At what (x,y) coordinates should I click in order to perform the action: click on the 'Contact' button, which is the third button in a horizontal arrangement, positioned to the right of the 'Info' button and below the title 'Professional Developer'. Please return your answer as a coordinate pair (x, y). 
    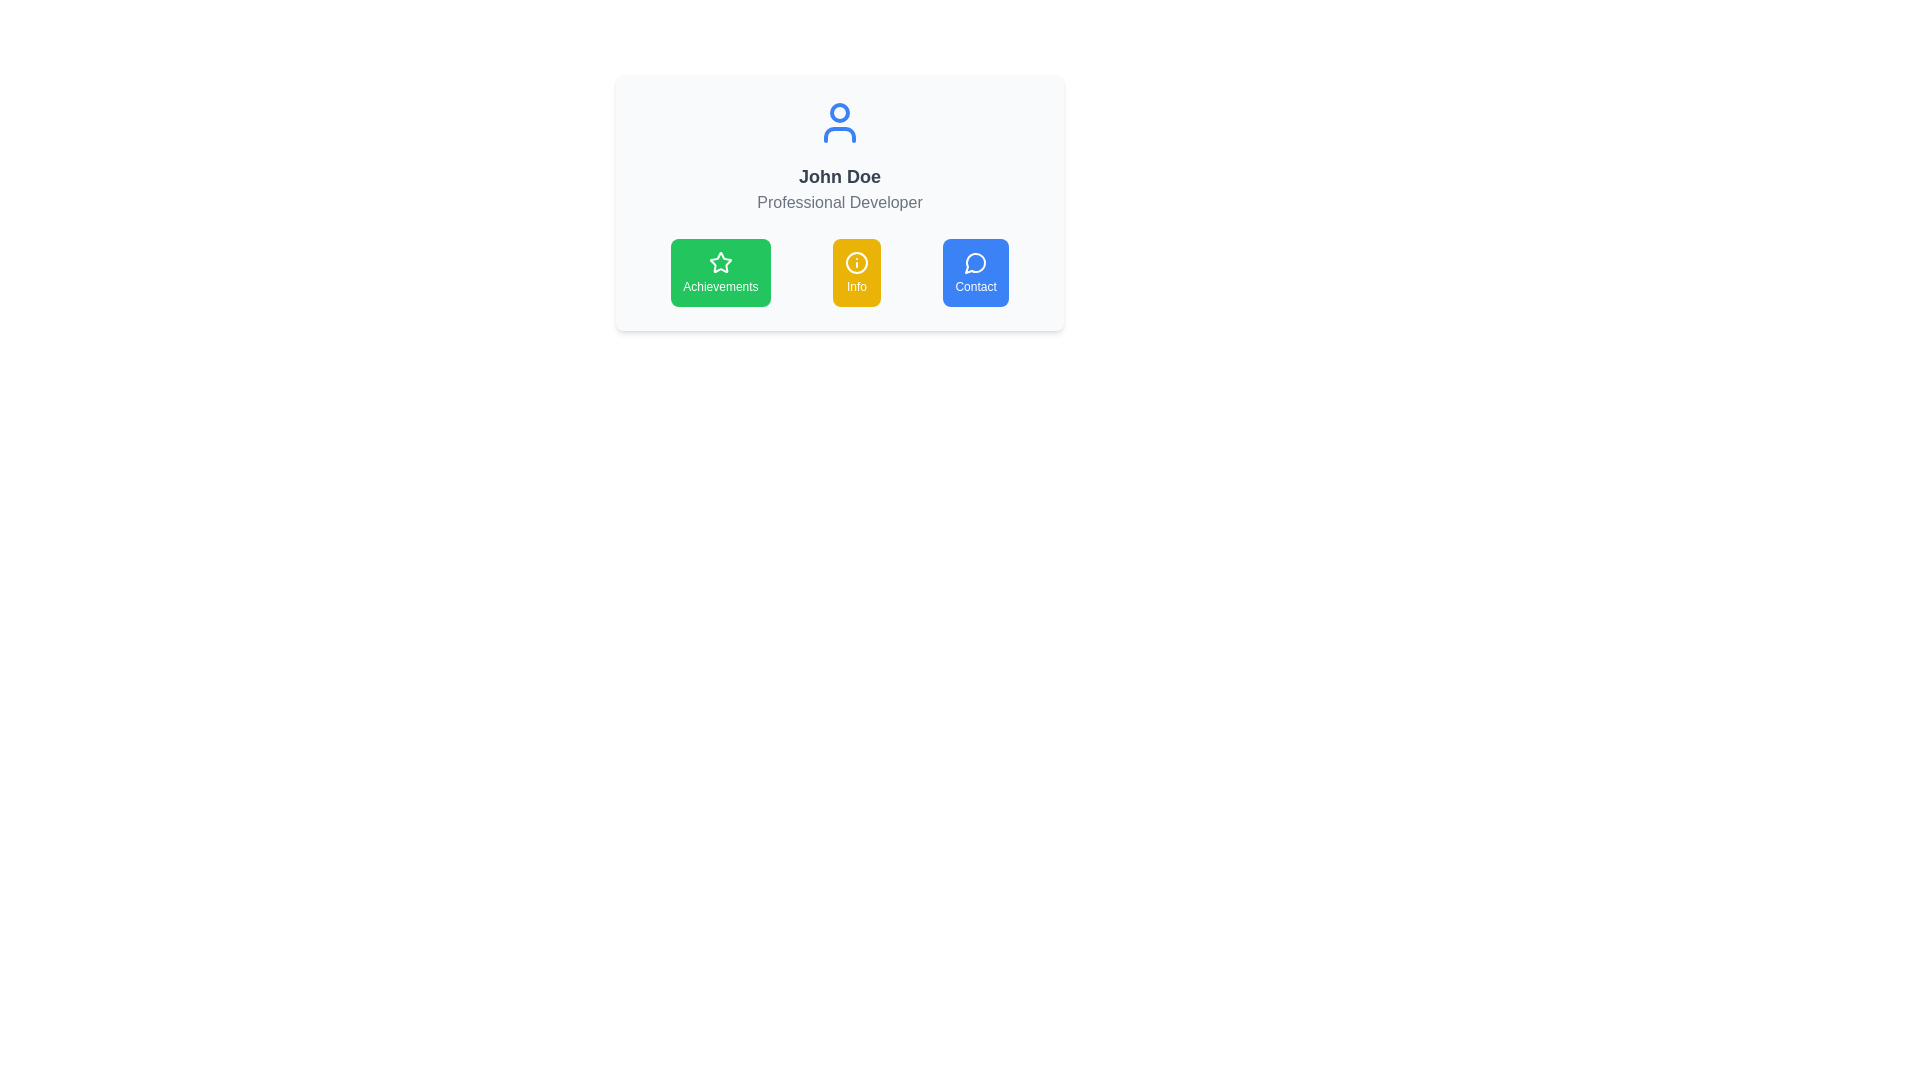
    Looking at the image, I should click on (976, 273).